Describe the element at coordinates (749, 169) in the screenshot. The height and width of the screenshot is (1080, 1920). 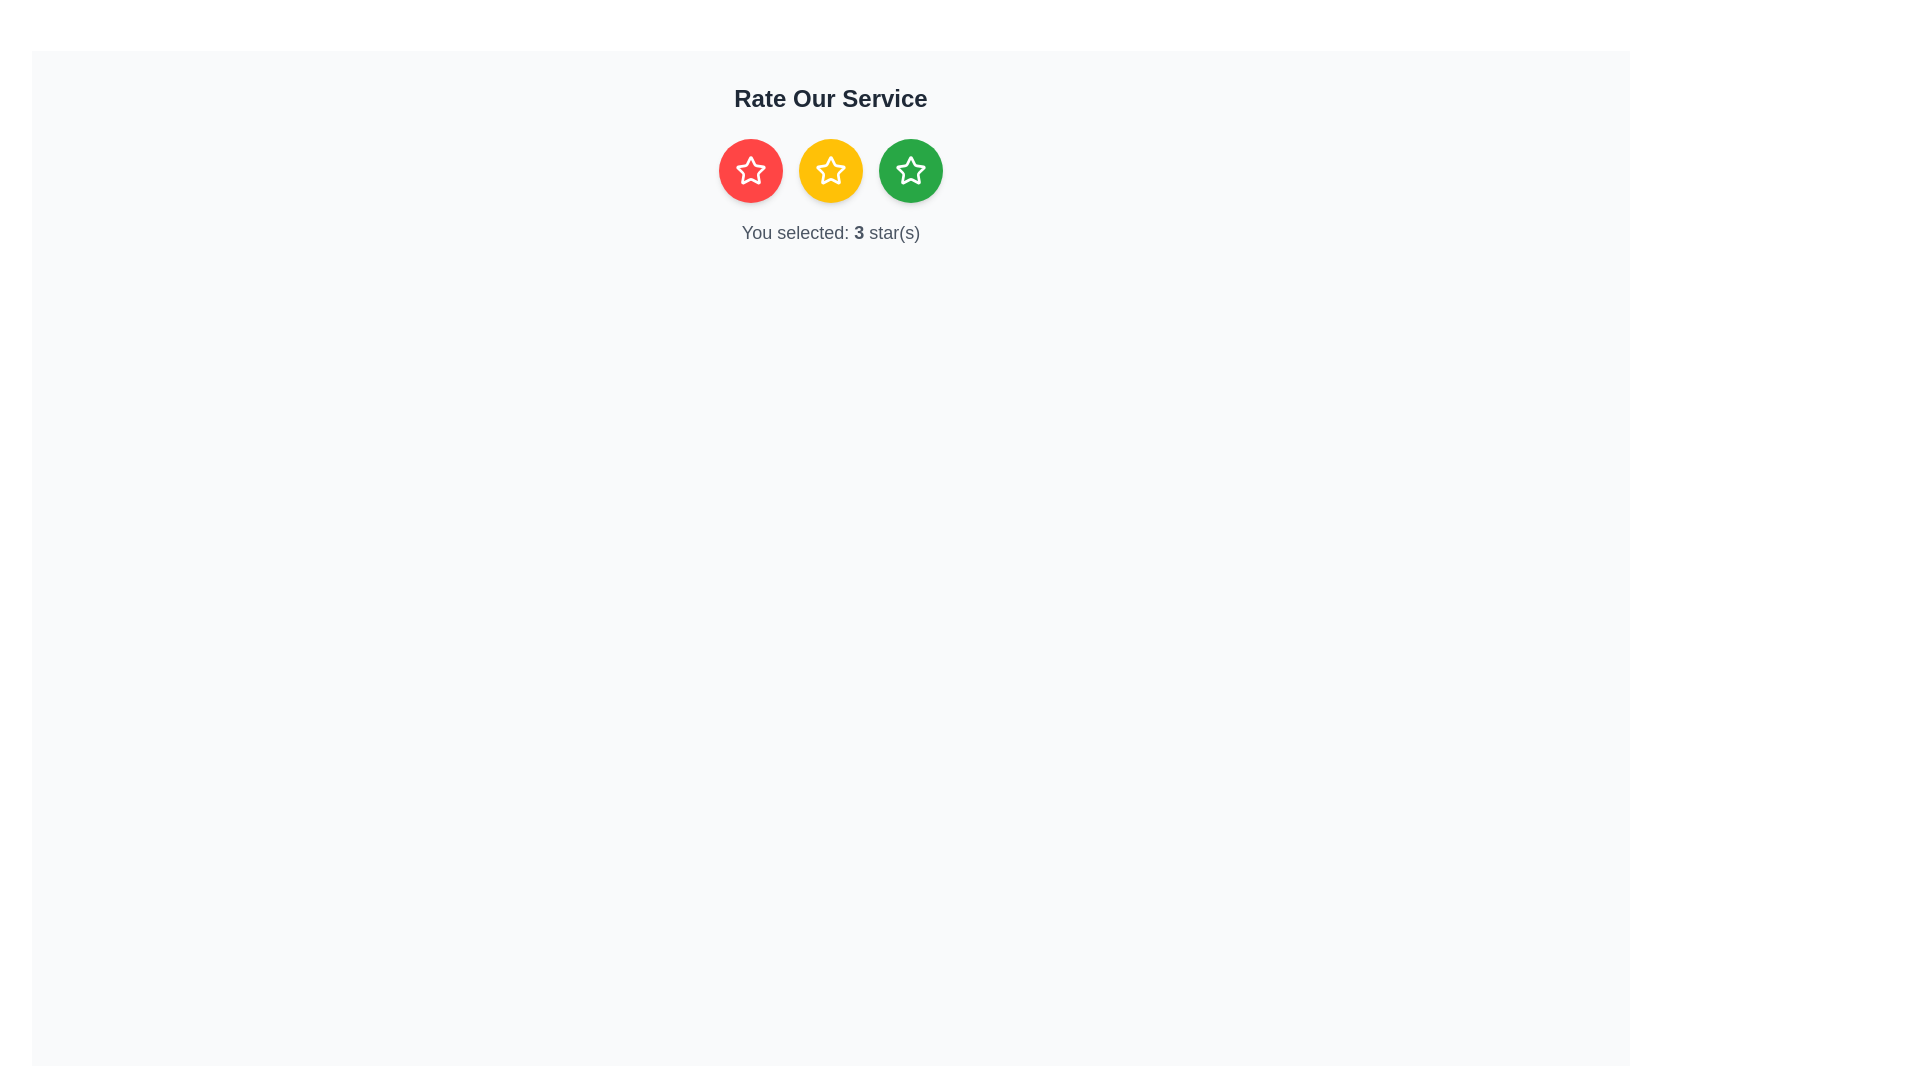
I see `the circular button with a red background and white star, which is the leftmost element in a group of three icons below the heading 'Rate Our Service'` at that location.